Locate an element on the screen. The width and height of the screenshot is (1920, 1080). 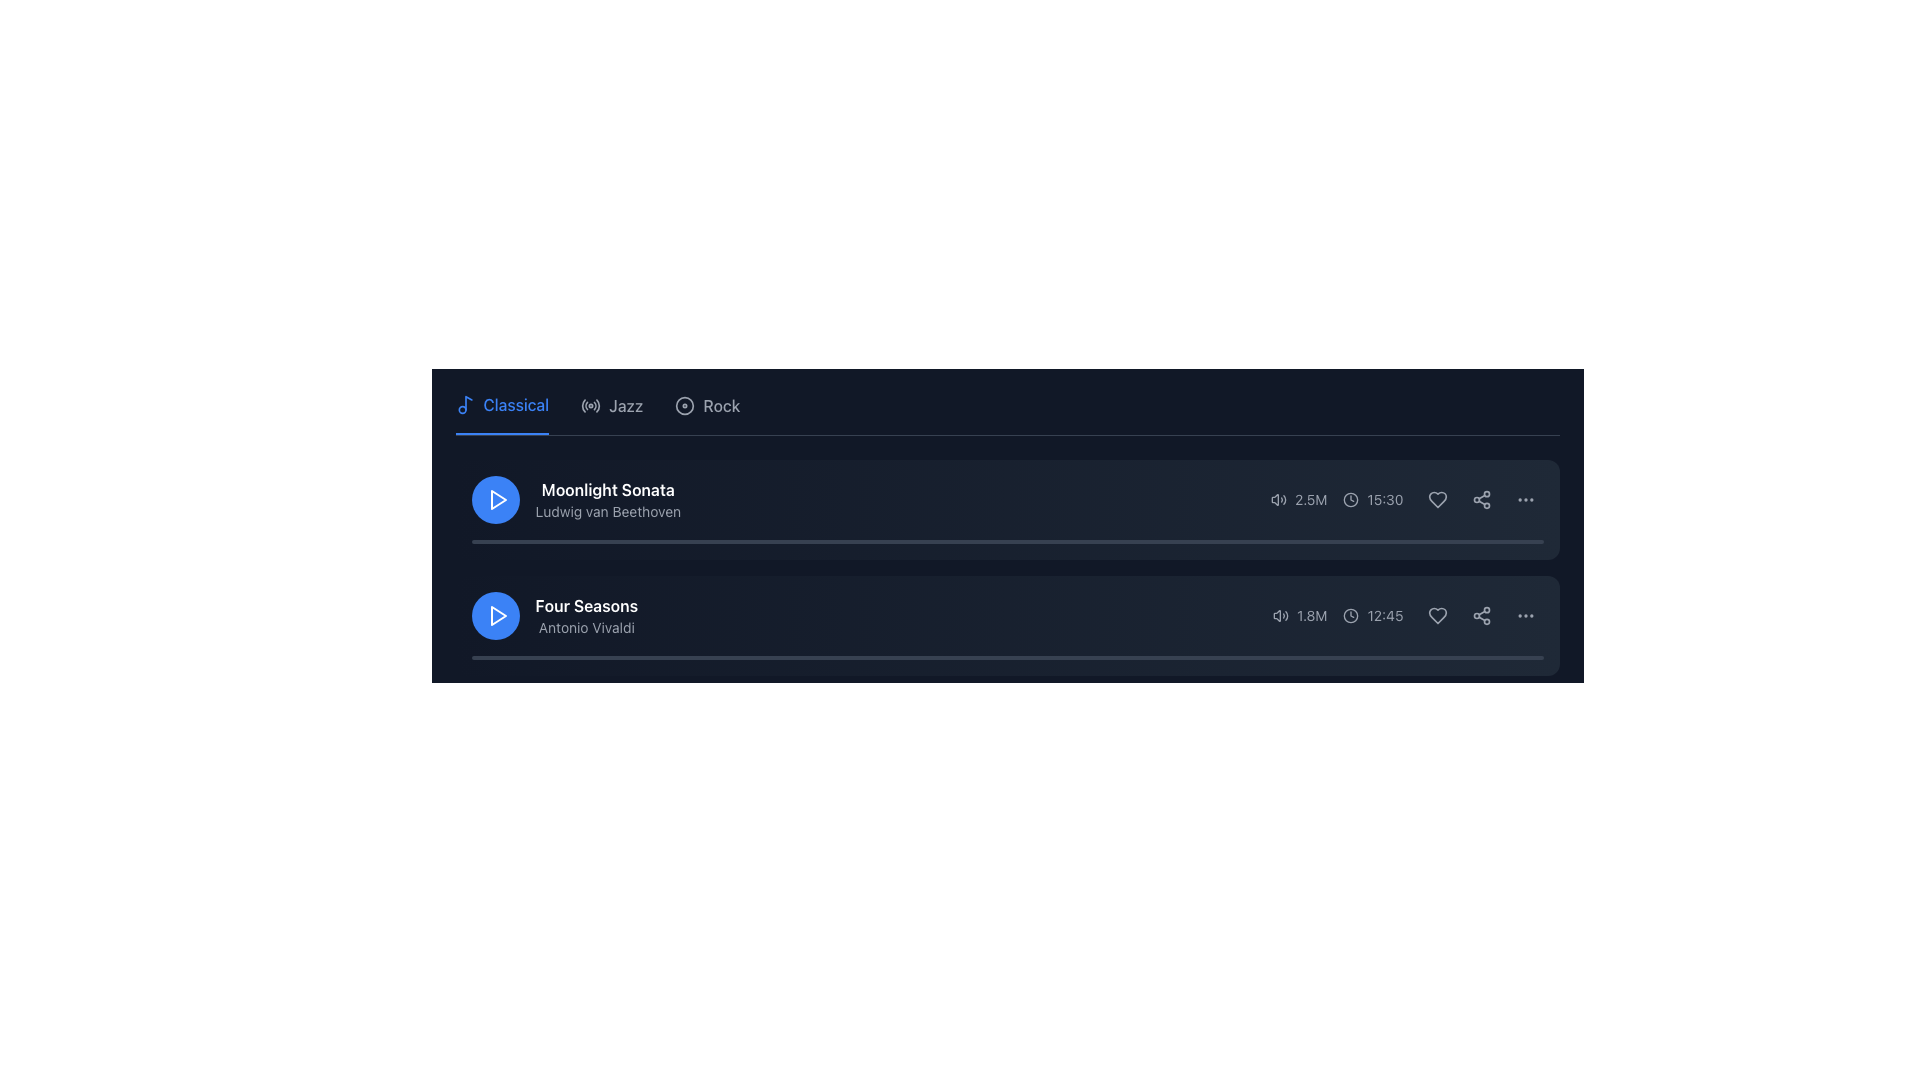
the label displaying the name of the composer associated with the musical piece 'Moonlight Sonata', which is positioned directly beneath the title is located at coordinates (607, 511).